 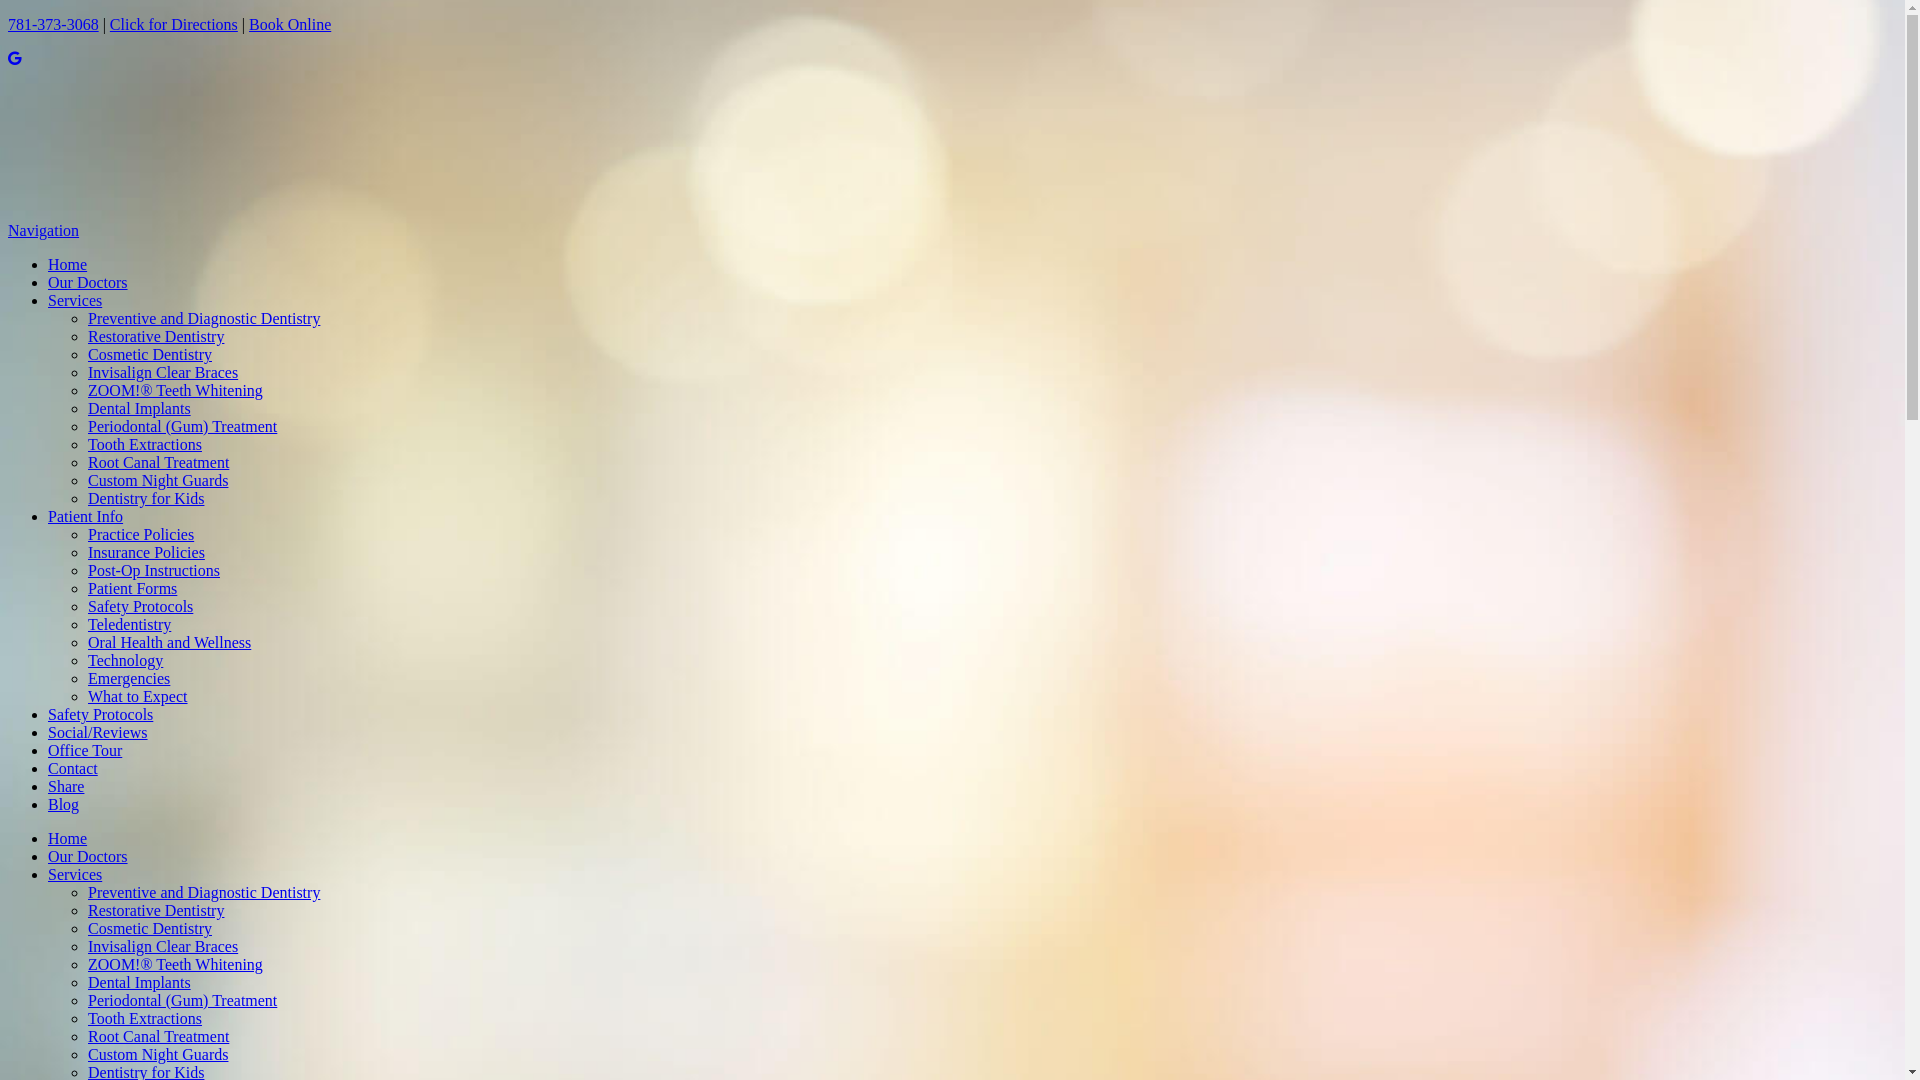 What do you see at coordinates (43, 229) in the screenshot?
I see `'Navigation'` at bounding box center [43, 229].